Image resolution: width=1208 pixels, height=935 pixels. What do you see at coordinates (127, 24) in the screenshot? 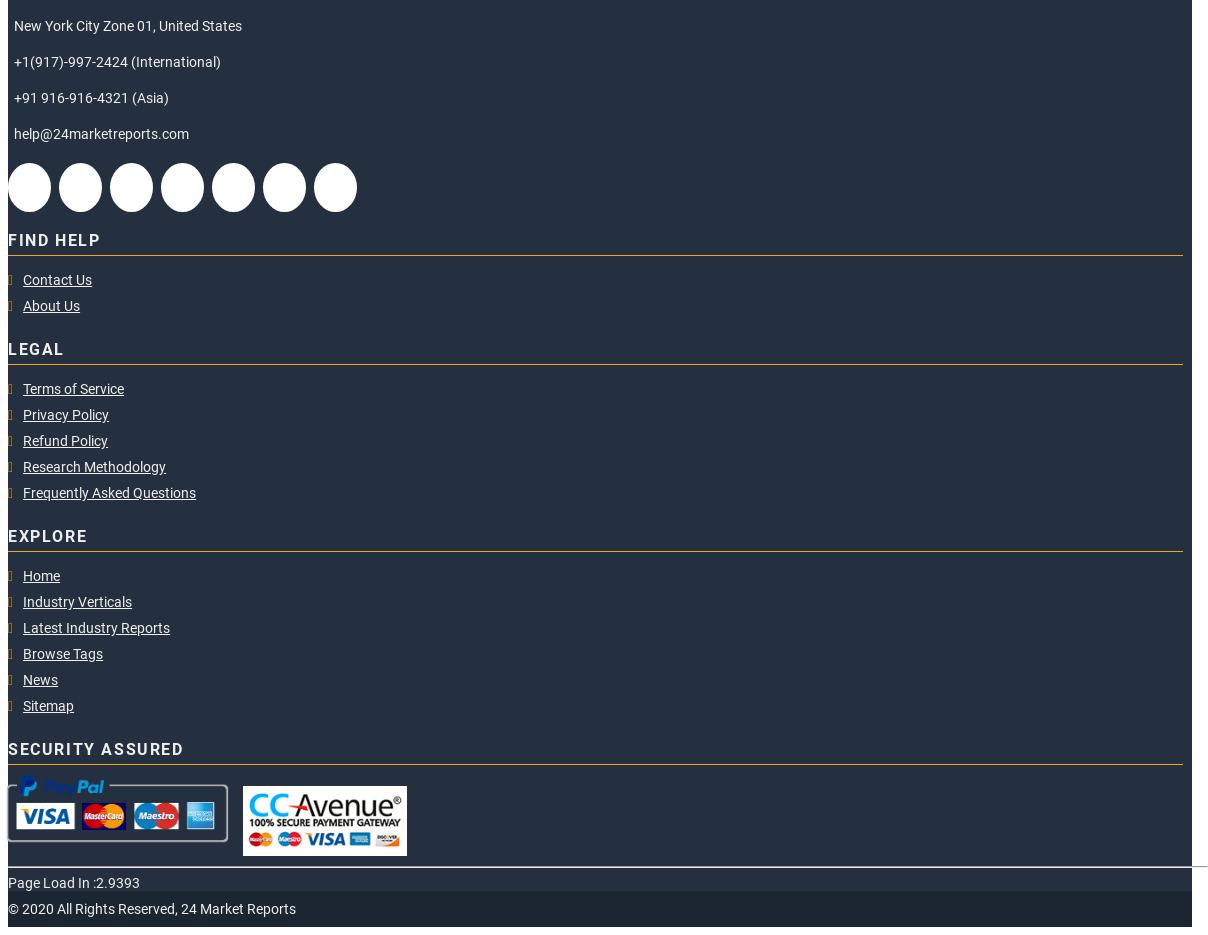
I see `'New York City Zone 01, United States'` at bounding box center [127, 24].